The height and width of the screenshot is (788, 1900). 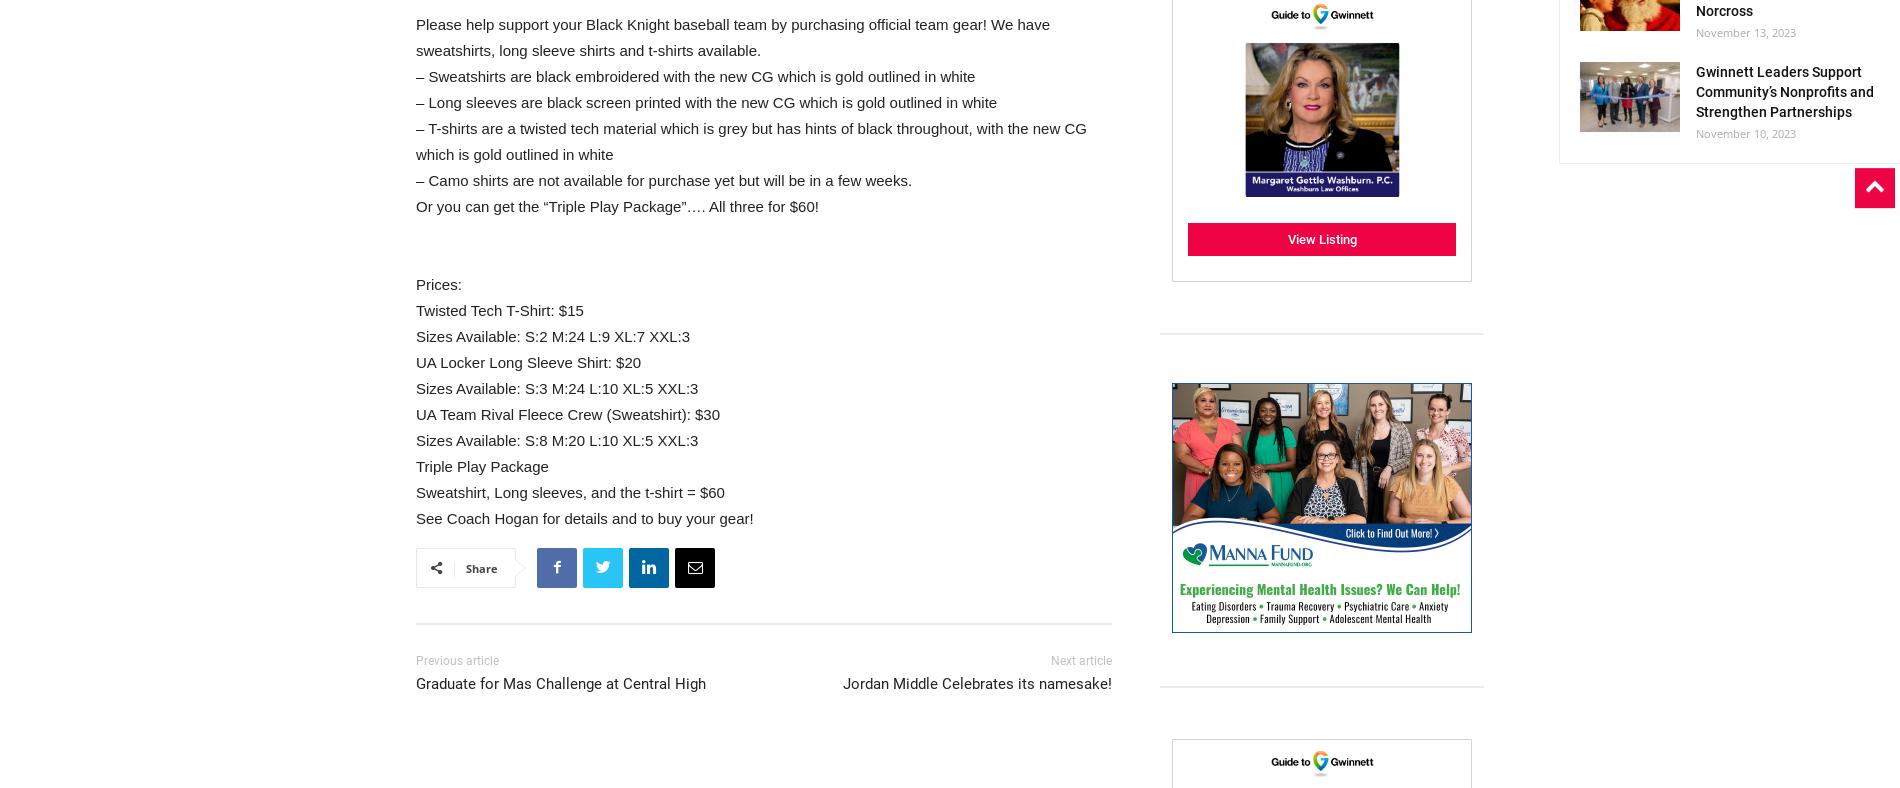 What do you see at coordinates (437, 282) in the screenshot?
I see `'Prices:'` at bounding box center [437, 282].